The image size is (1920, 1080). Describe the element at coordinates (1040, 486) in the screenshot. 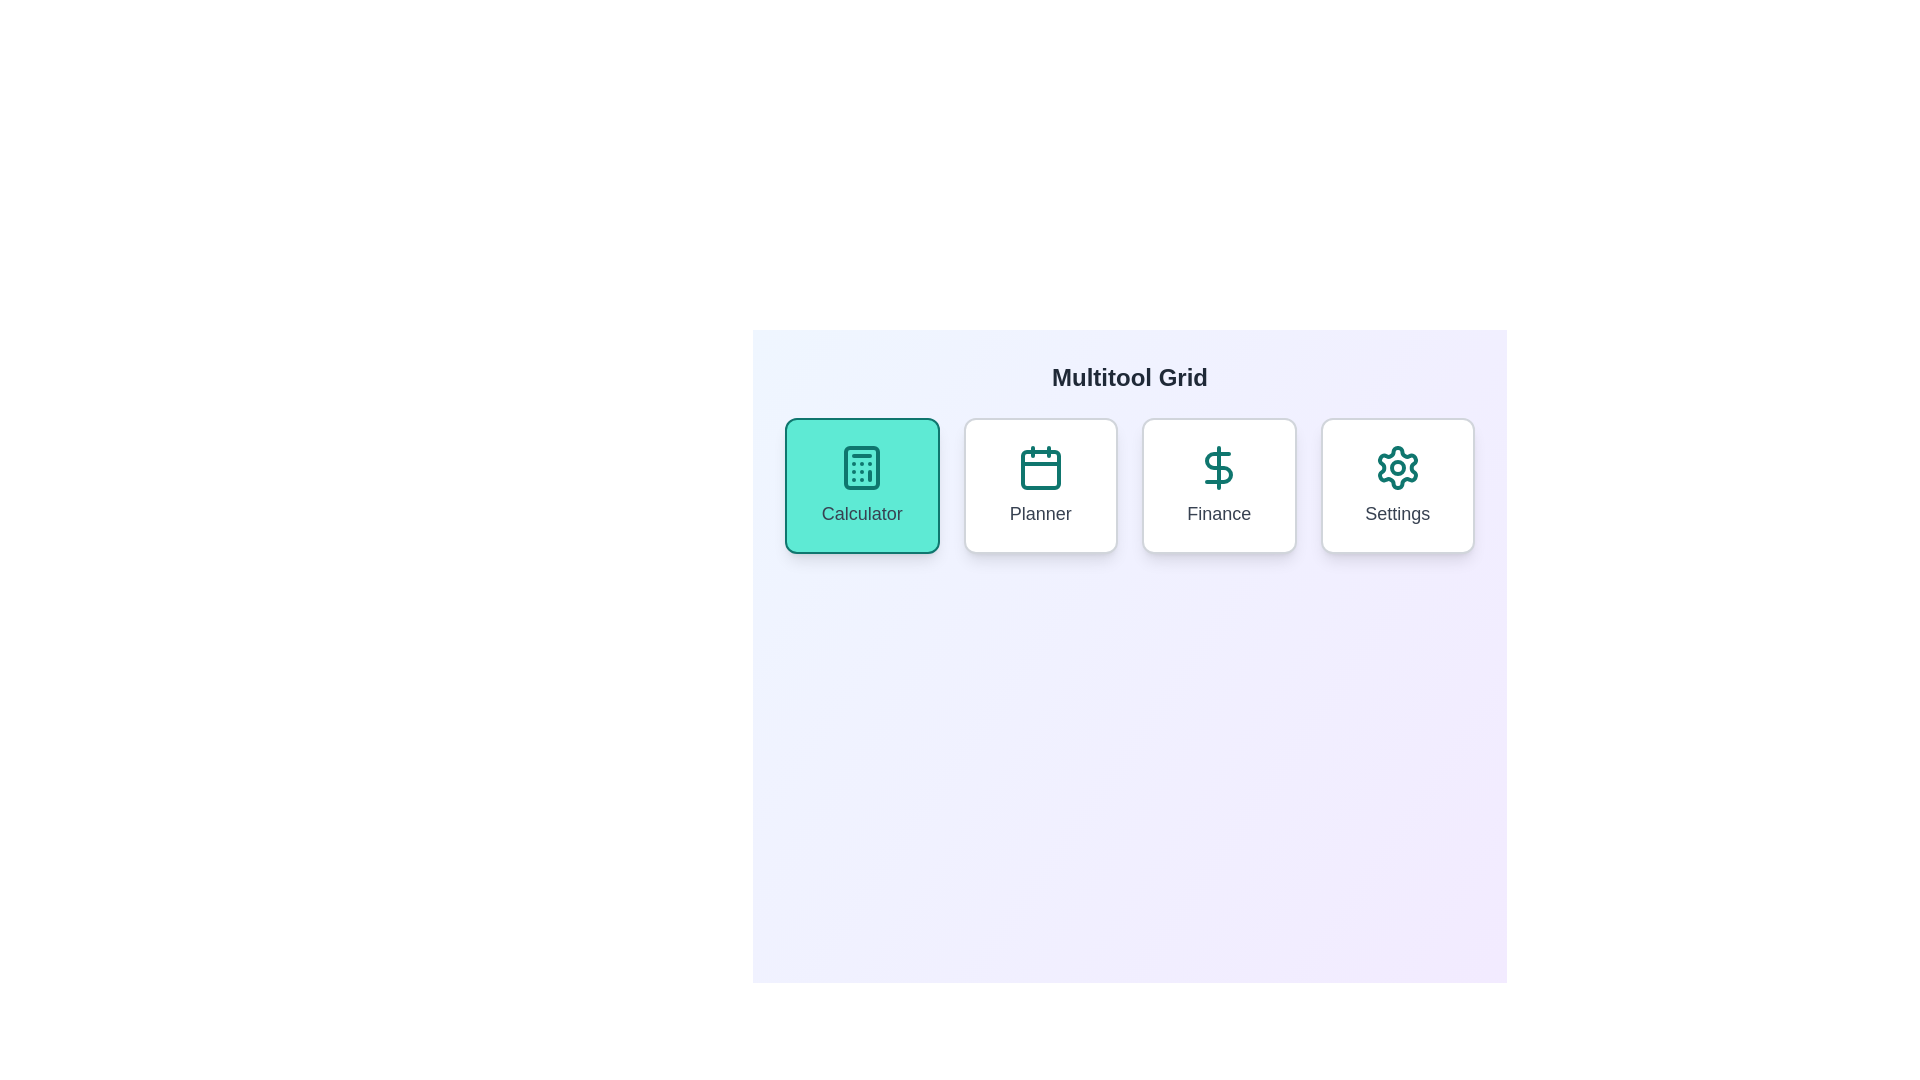

I see `the 'Planner' button, which is a rectangular button with a white background and a teal calendar icon at its center, located in the second column of a grid of four buttons` at that location.